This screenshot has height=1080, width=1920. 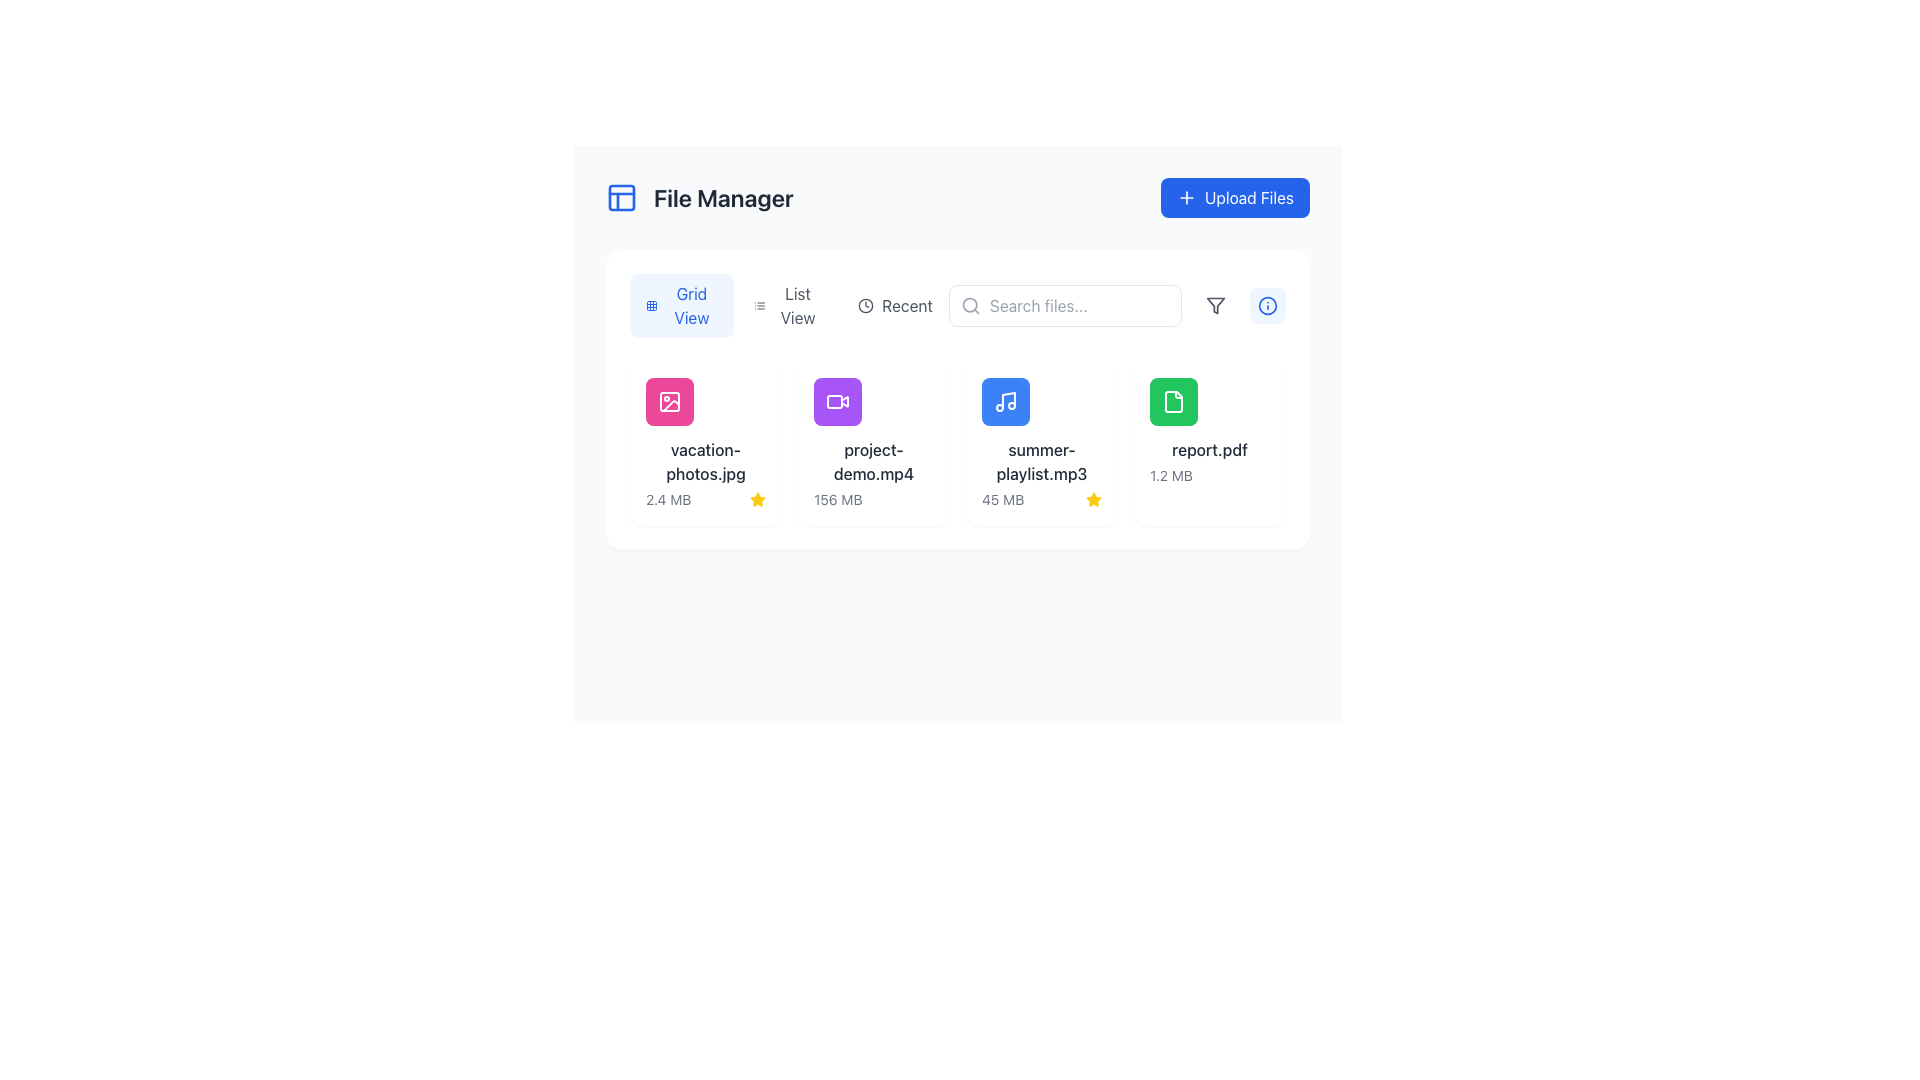 I want to click on the text label inside the blue upload button located at the top-right corner of the interface, so click(x=1247, y=197).